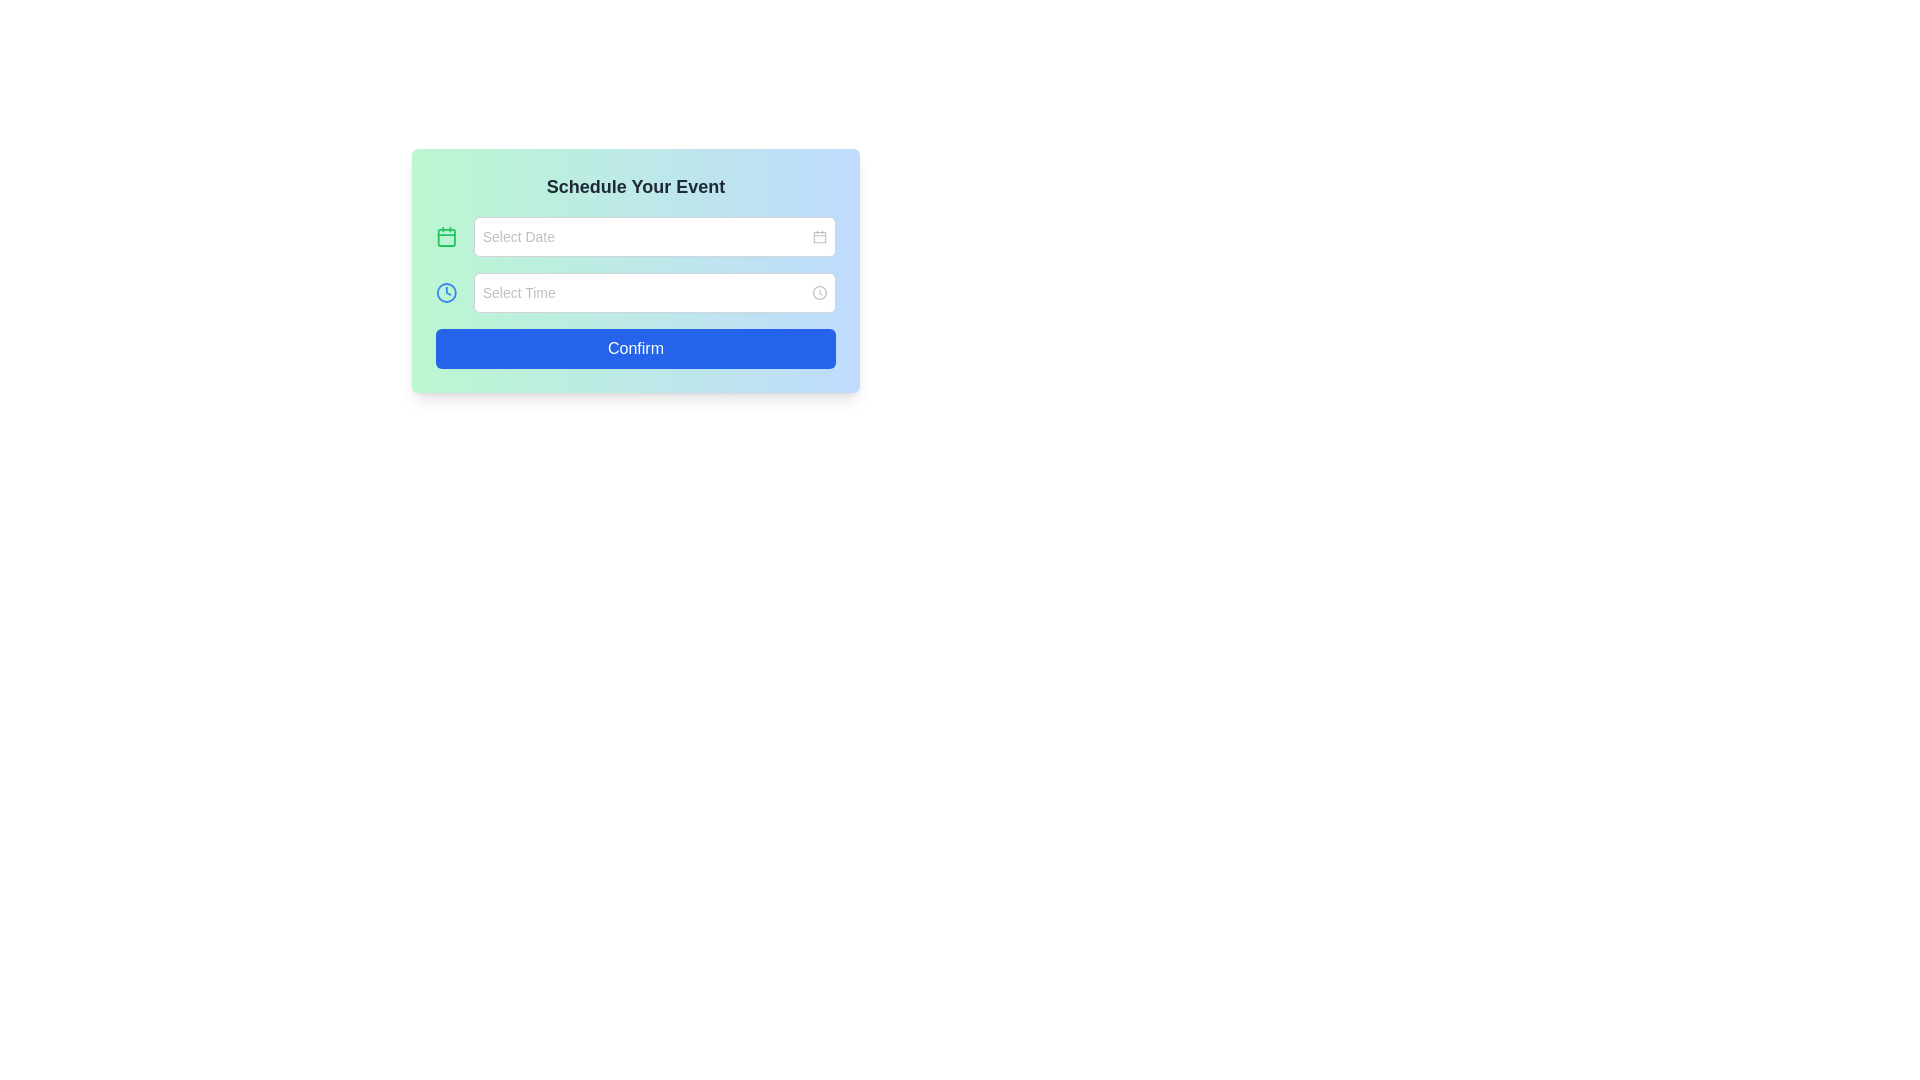 The image size is (1920, 1080). Describe the element at coordinates (445, 293) in the screenshot. I see `the icon indicating the 'Select Time' input field in the 'Schedule Your Event' interface, which is located at the left side of the input field` at that location.